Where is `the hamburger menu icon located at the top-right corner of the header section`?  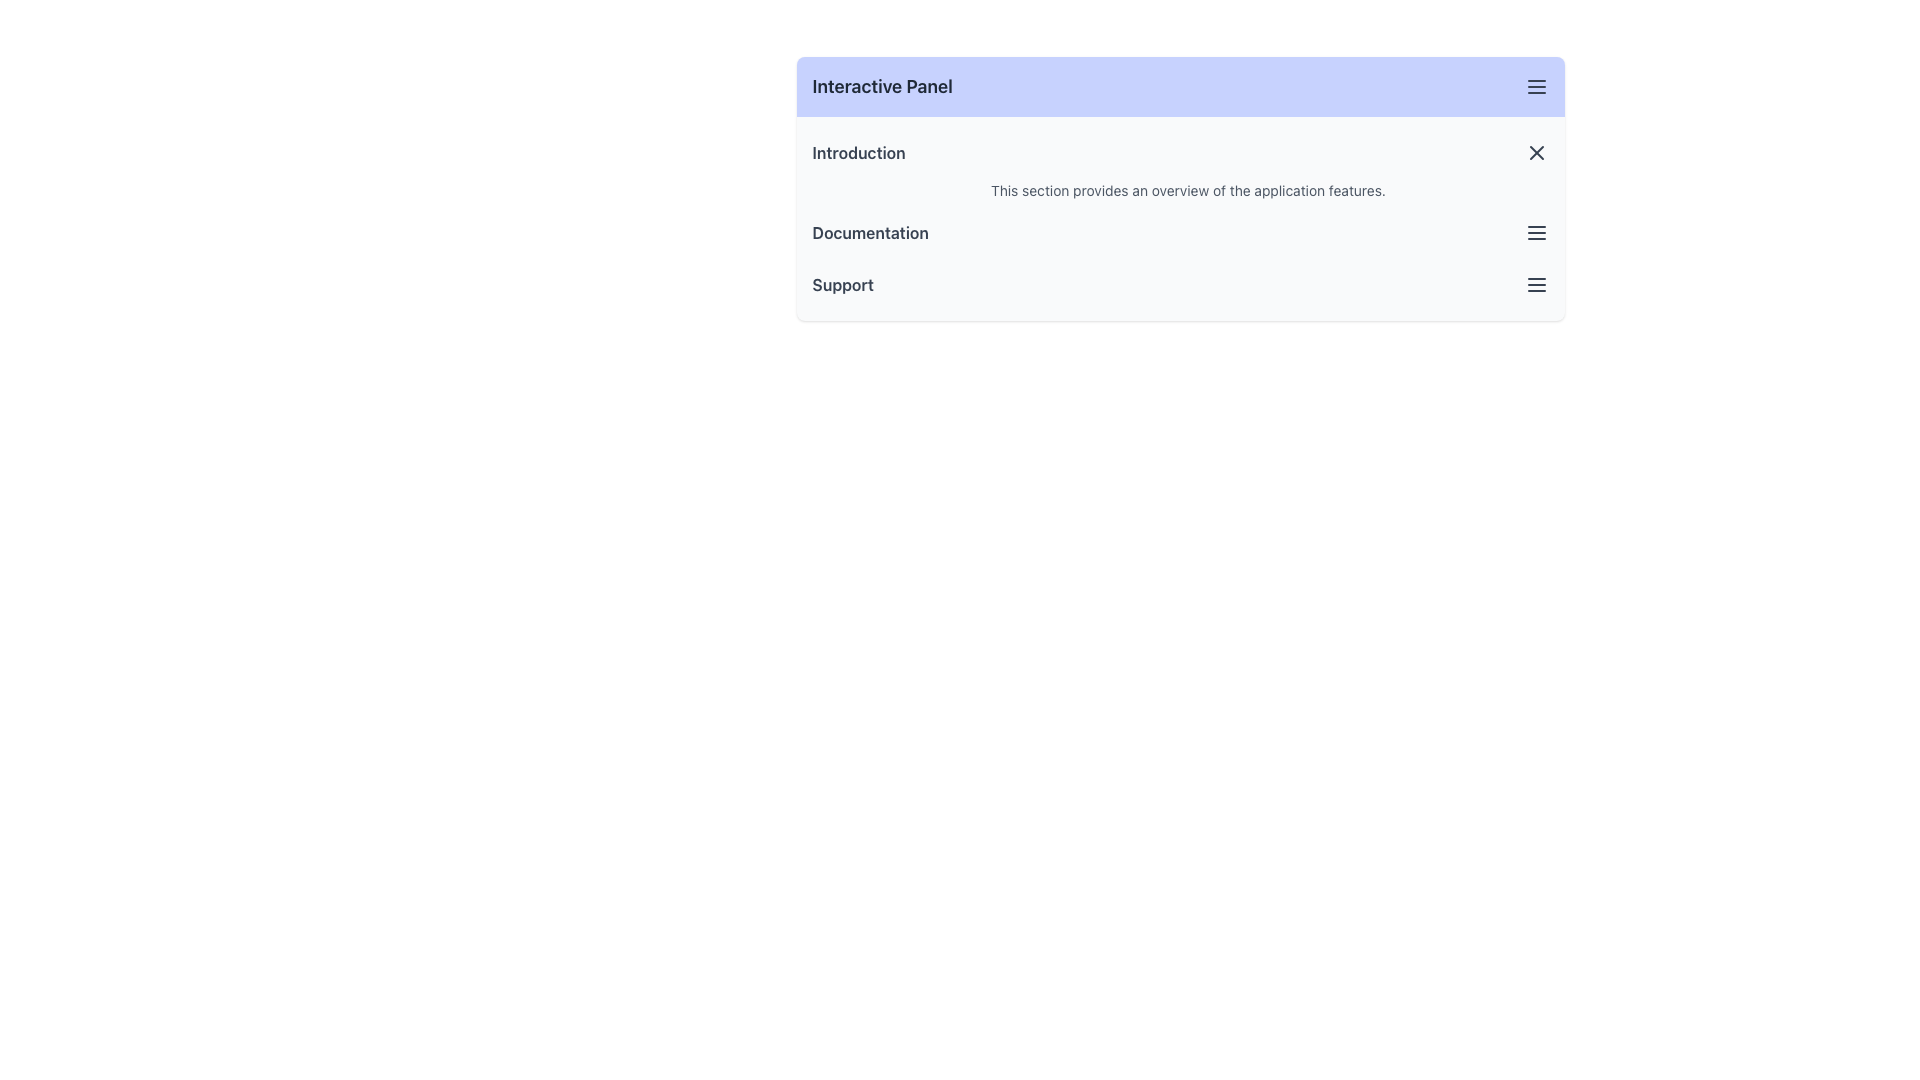 the hamburger menu icon located at the top-right corner of the header section is located at coordinates (1535, 86).